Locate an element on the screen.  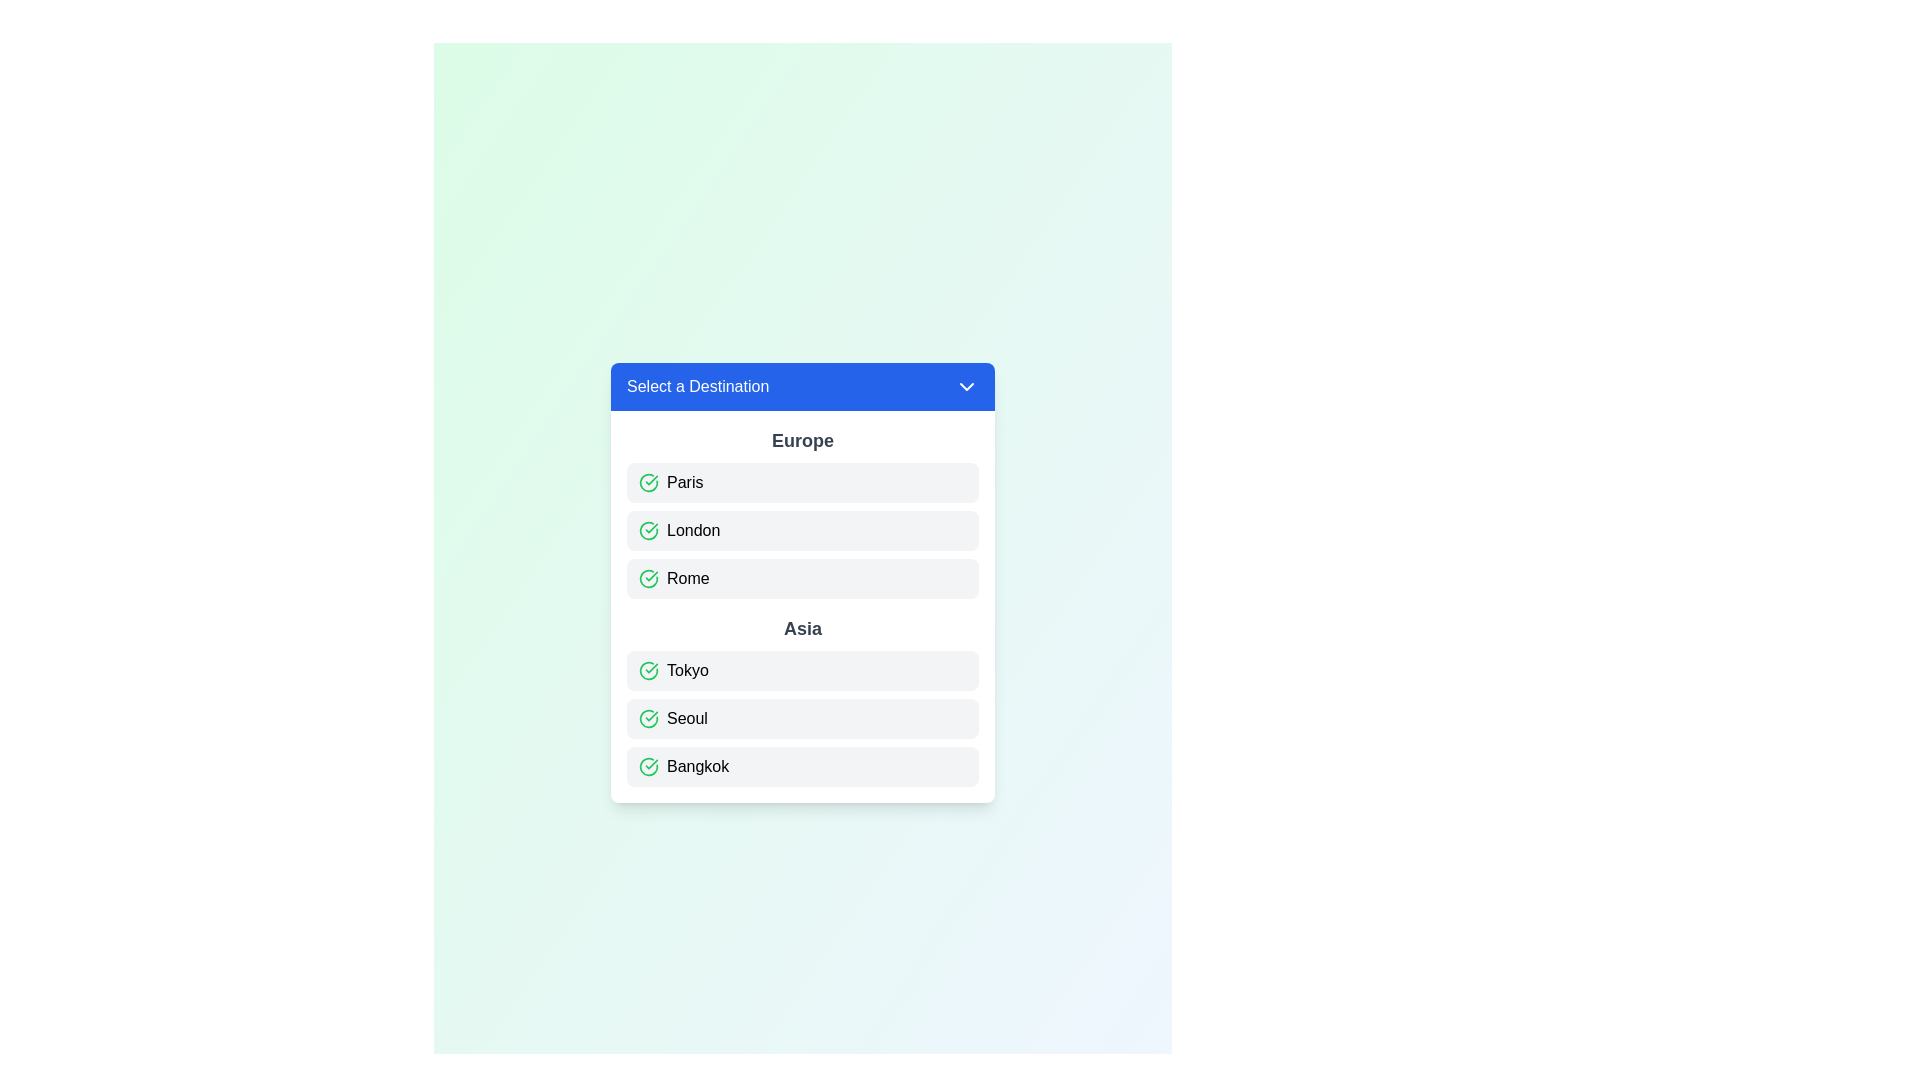
the circular green checkmark icon located to the left of the text 'Tokyo' in the fourth list item of the dropdown menu under 'Asia' is located at coordinates (648, 671).